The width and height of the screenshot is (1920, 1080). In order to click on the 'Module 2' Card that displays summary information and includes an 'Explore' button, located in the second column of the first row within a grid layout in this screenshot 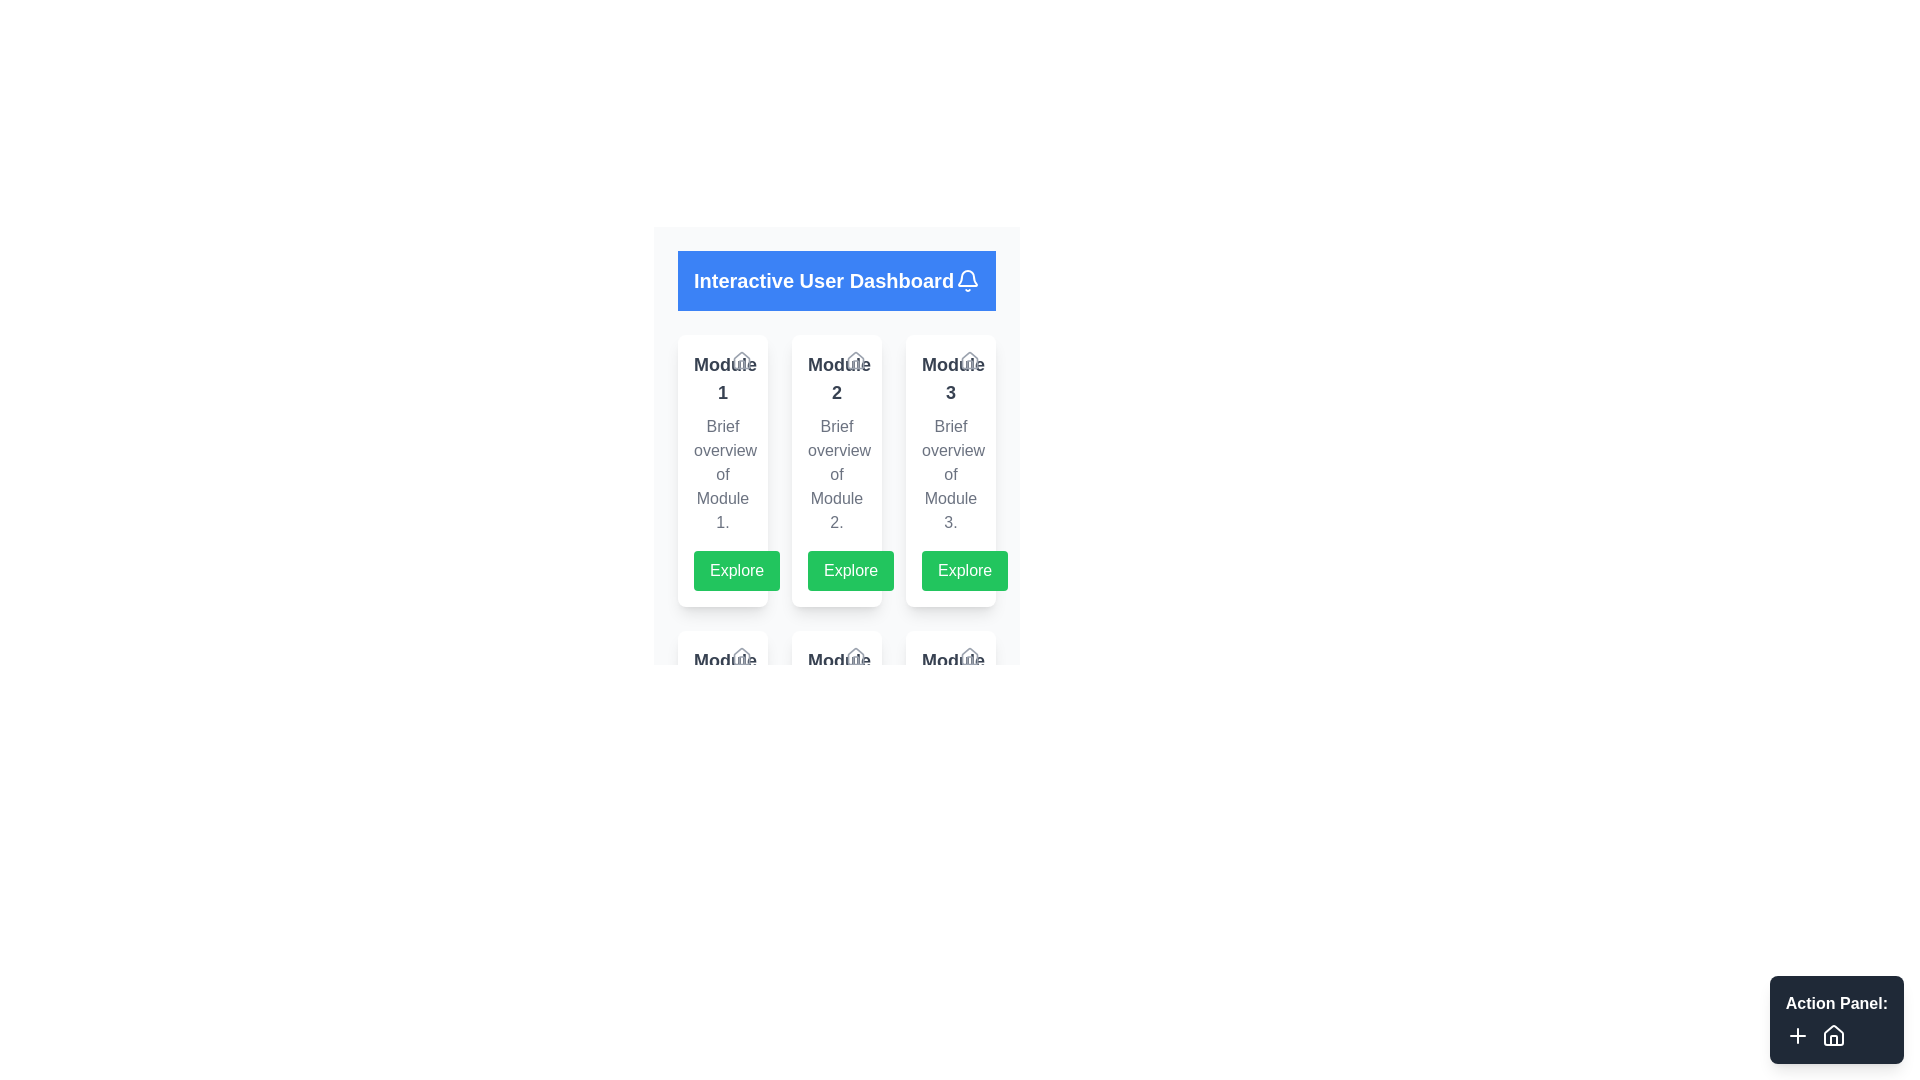, I will do `click(836, 433)`.